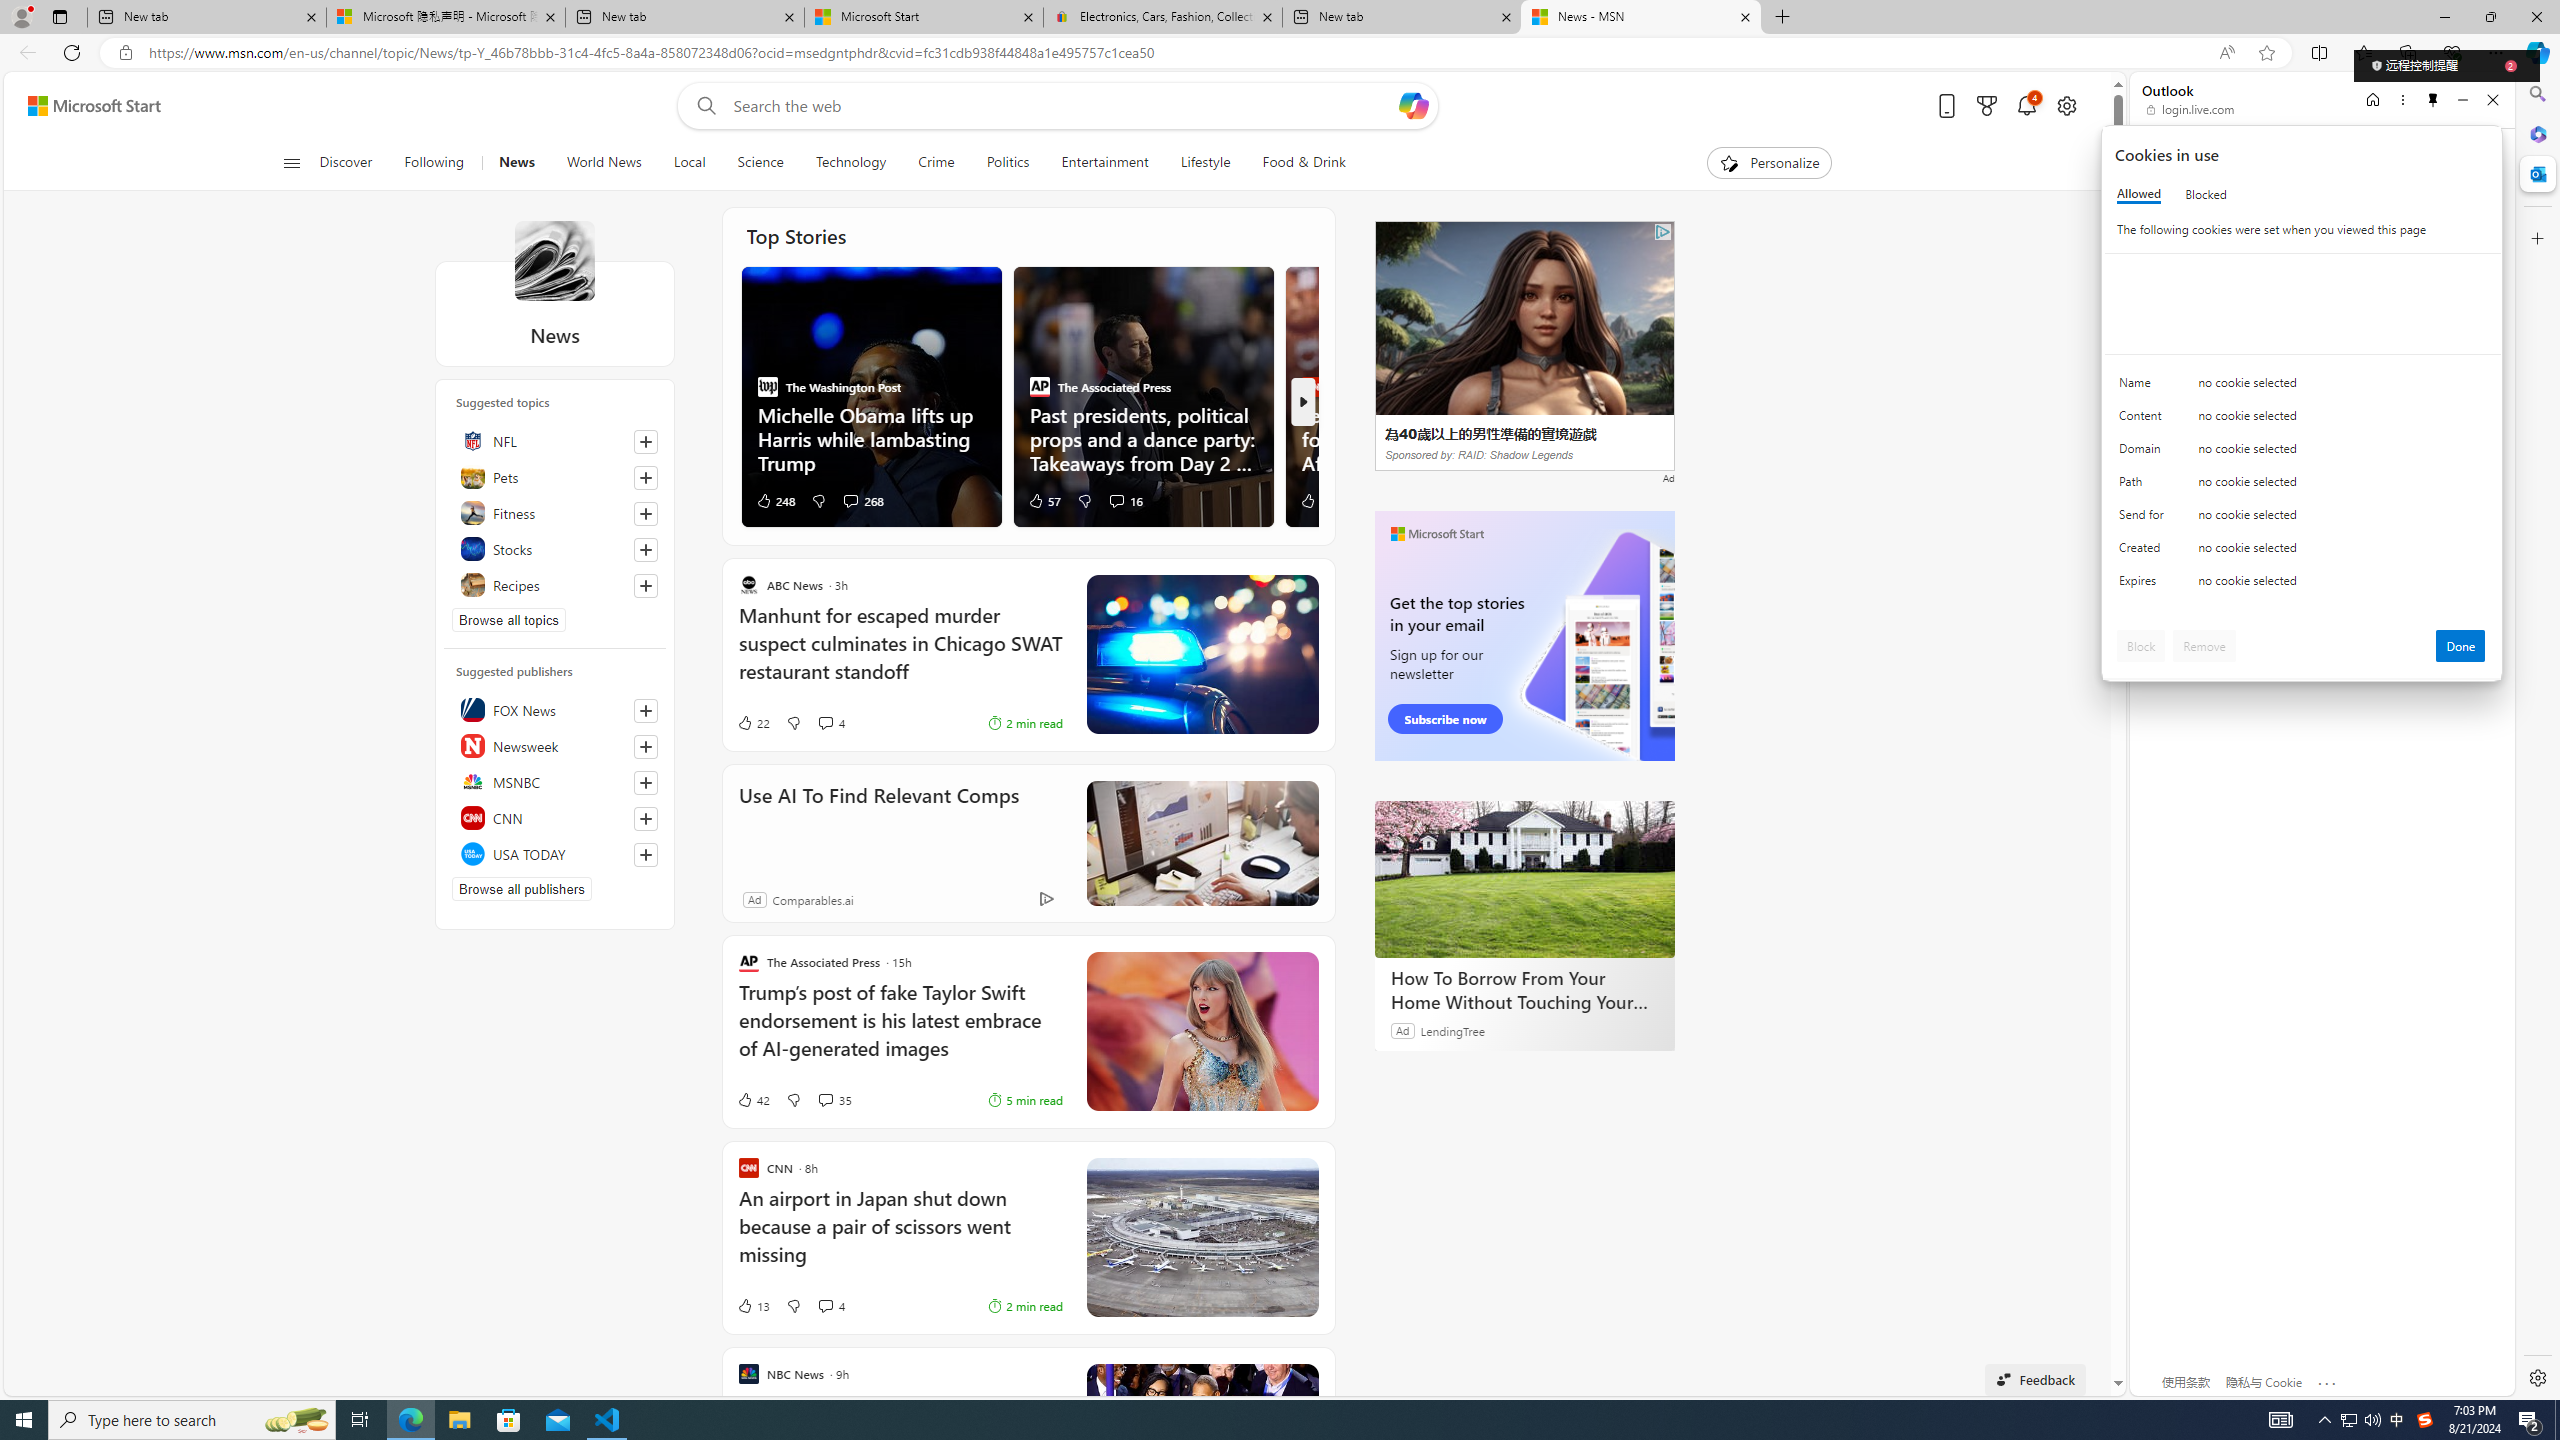 Image resolution: width=2560 pixels, height=1440 pixels. I want to click on 'Class: c0153 c0157', so click(2302, 585).